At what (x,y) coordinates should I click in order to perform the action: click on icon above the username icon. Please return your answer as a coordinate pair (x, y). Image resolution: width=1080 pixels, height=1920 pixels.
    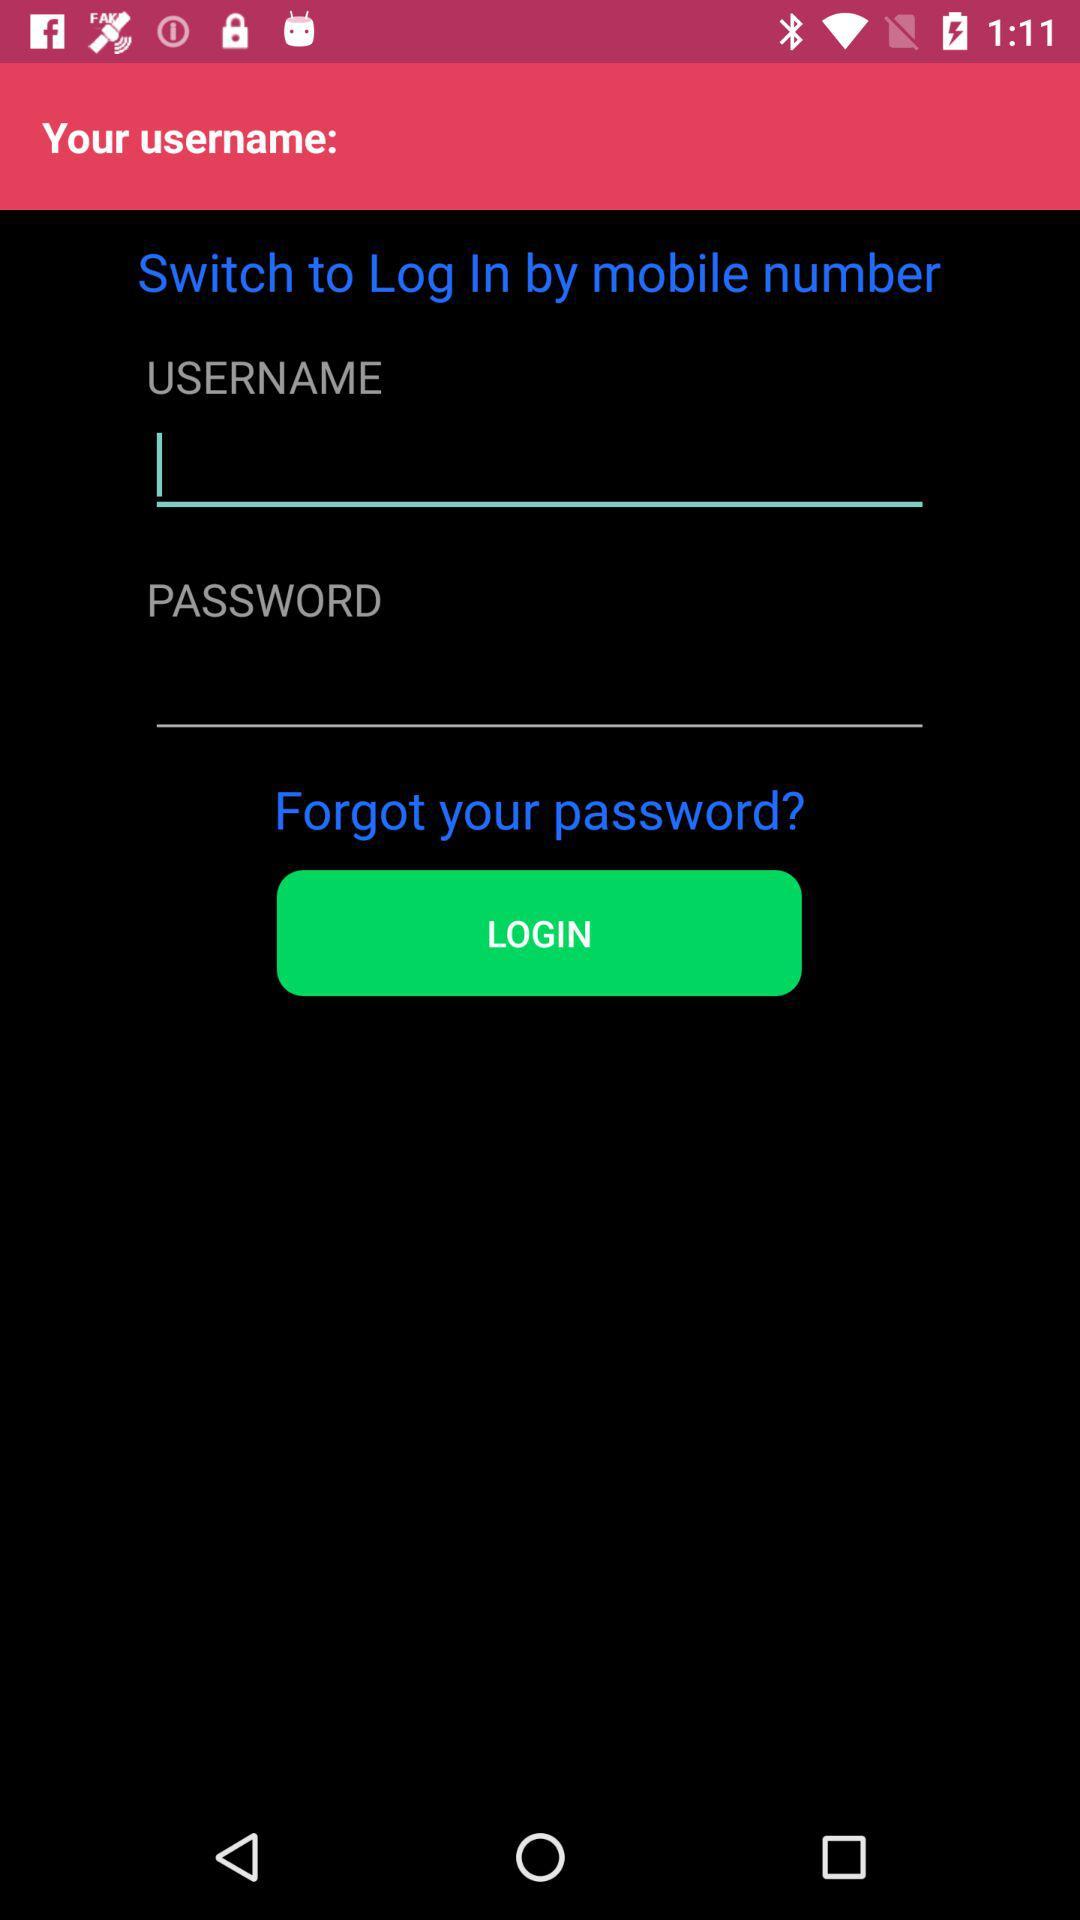
    Looking at the image, I should click on (538, 270).